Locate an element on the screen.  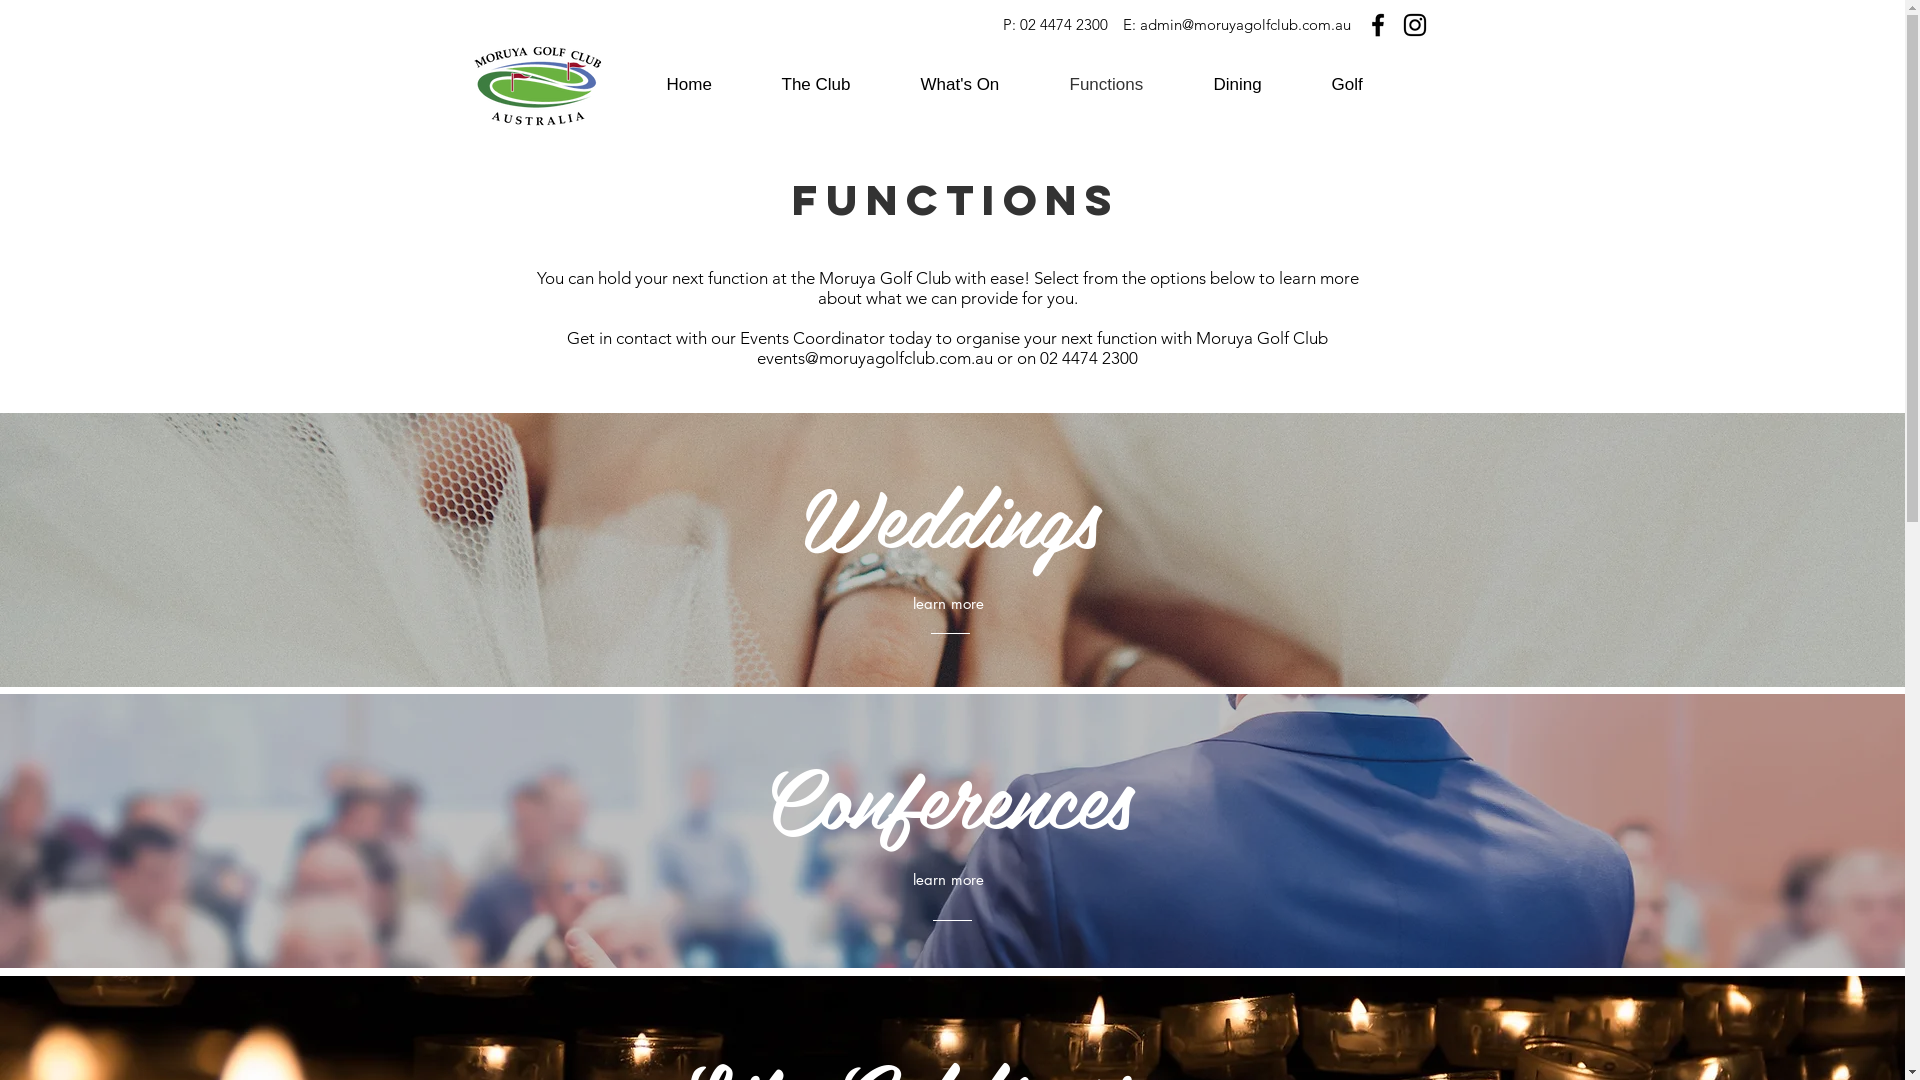
'The Club' is located at coordinates (765, 83).